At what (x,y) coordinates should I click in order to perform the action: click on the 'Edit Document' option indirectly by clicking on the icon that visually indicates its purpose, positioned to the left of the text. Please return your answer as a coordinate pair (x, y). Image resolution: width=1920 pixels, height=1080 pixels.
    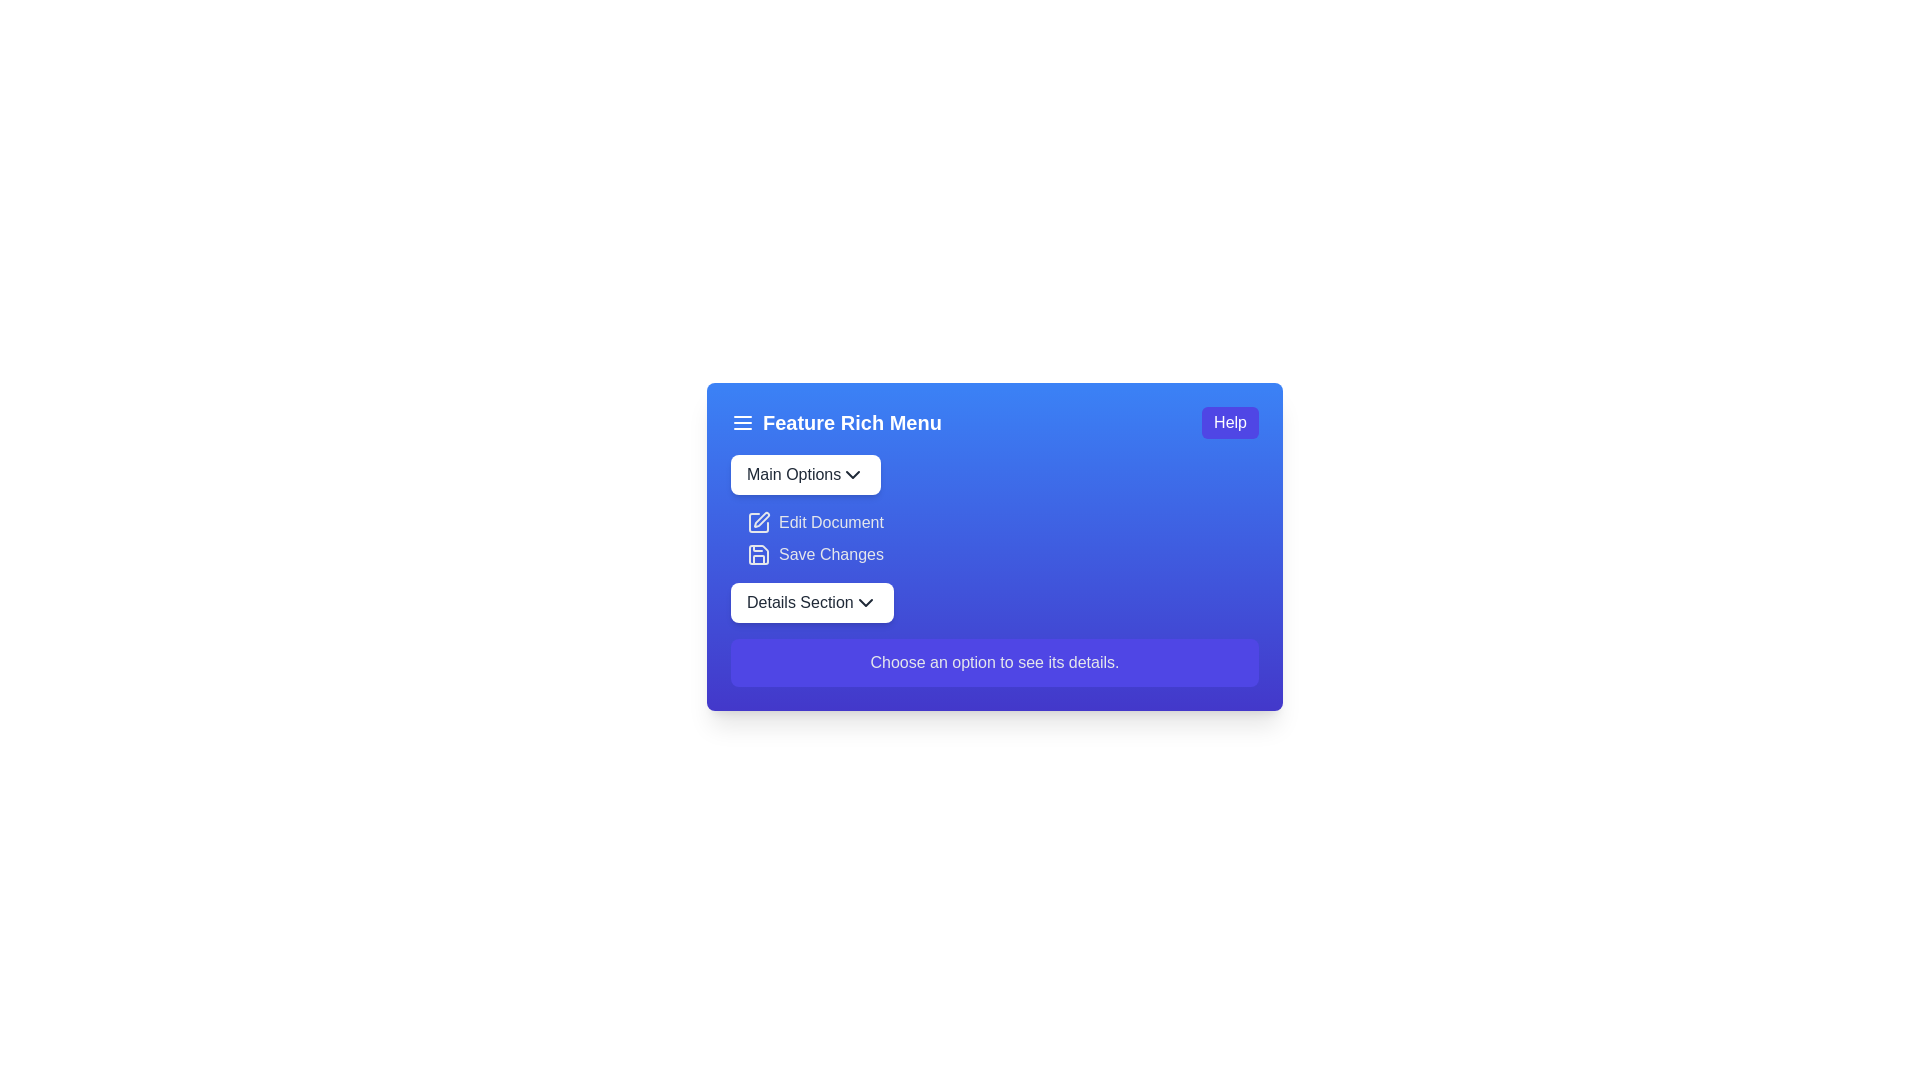
    Looking at the image, I should click on (757, 522).